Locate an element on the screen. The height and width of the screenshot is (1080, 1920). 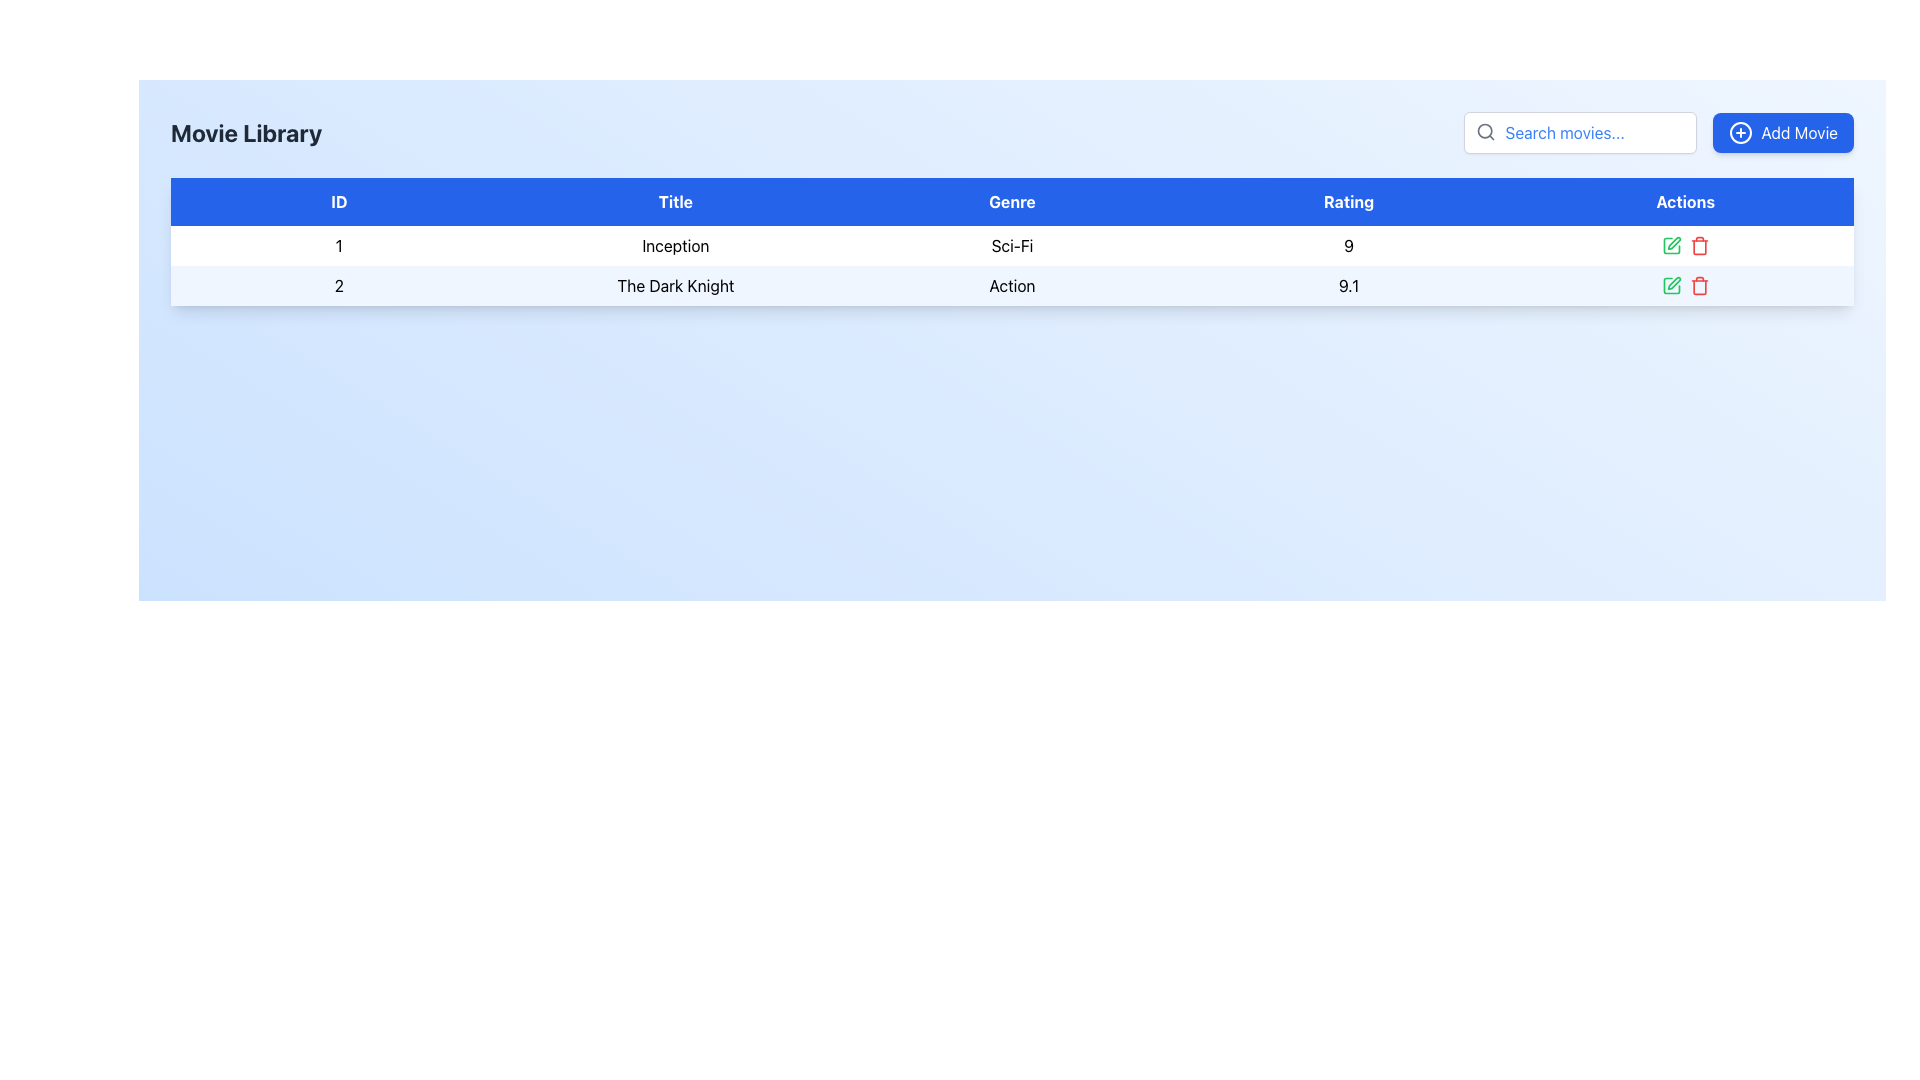
the Text Label displaying the number '9' in the light blue row of the table under the 'Rating' column is located at coordinates (1348, 245).